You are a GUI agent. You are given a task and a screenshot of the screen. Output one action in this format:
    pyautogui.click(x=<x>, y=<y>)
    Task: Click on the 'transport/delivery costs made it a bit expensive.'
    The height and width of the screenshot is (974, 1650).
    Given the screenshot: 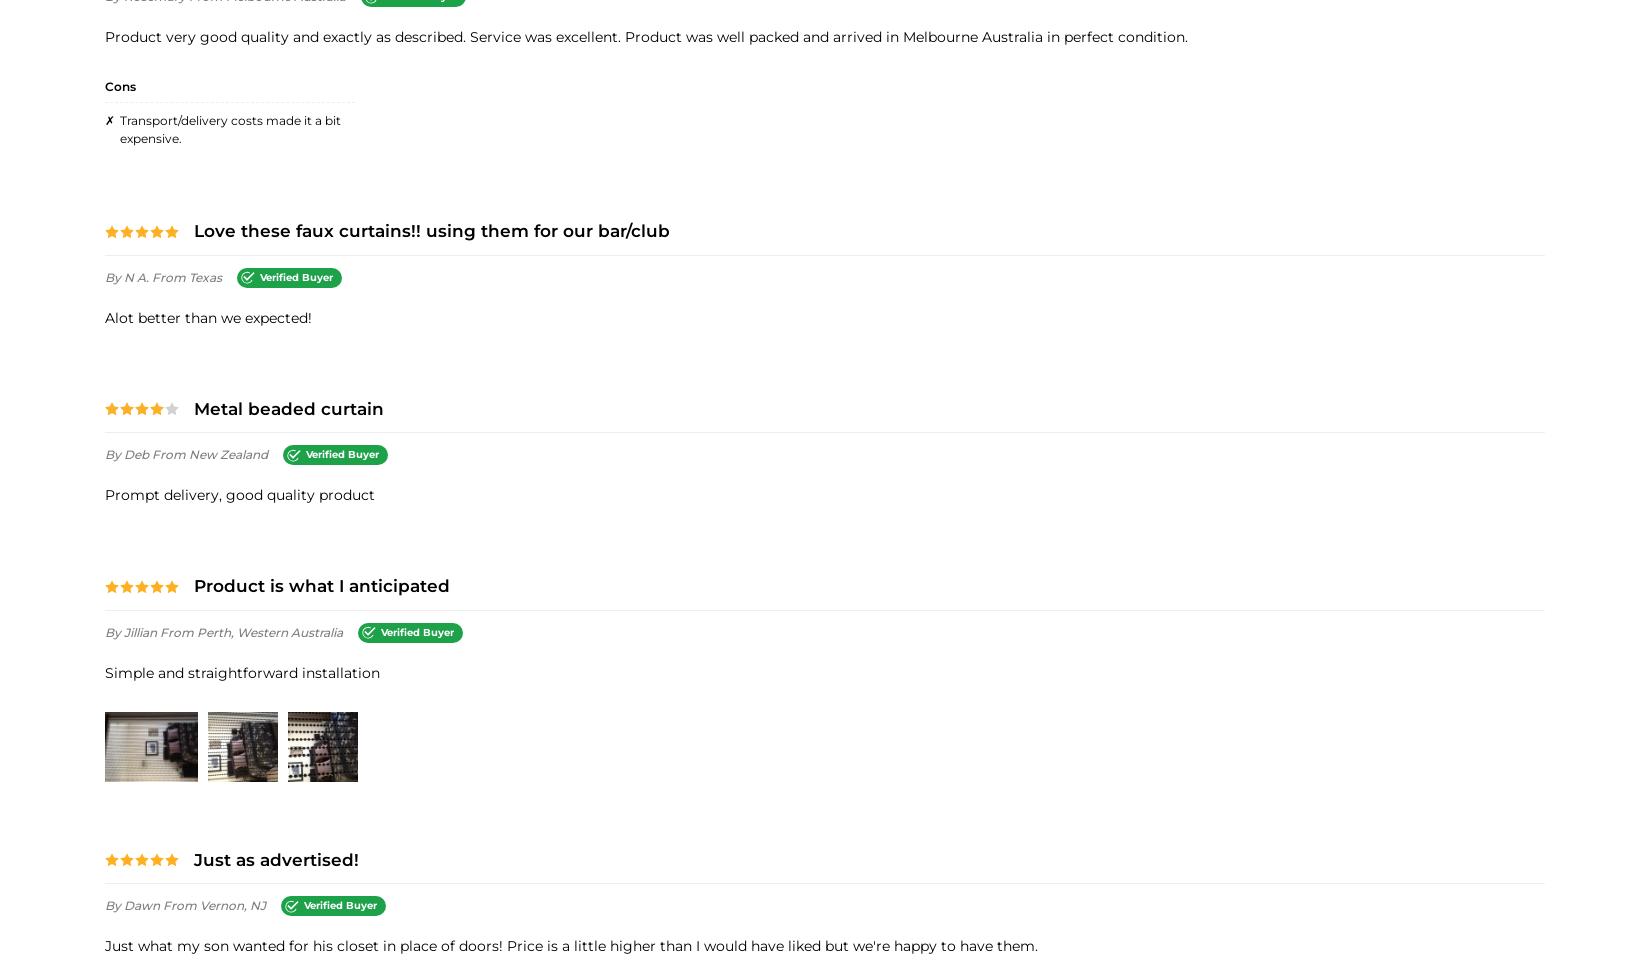 What is the action you would take?
    pyautogui.click(x=230, y=128)
    